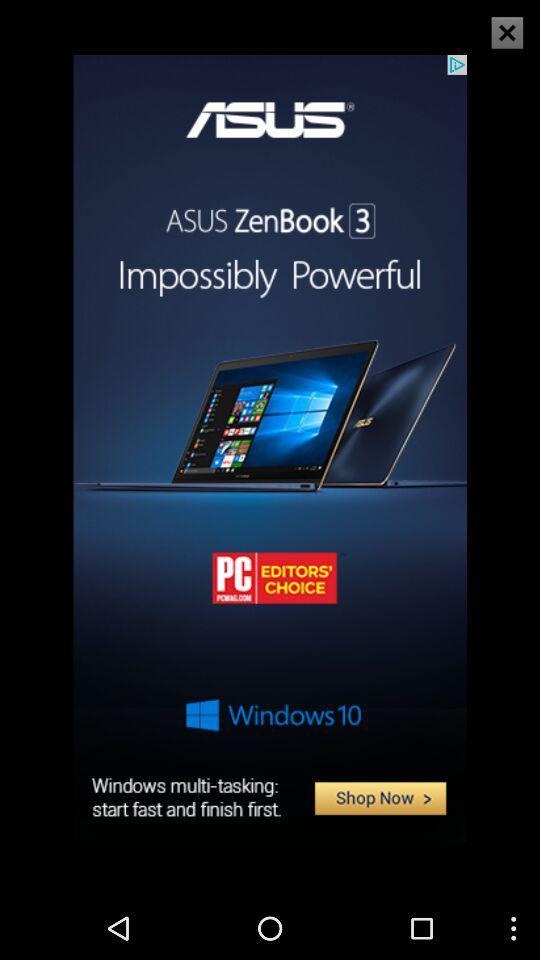 The image size is (540, 960). What do you see at coordinates (507, 34) in the screenshot?
I see `the close icon` at bounding box center [507, 34].